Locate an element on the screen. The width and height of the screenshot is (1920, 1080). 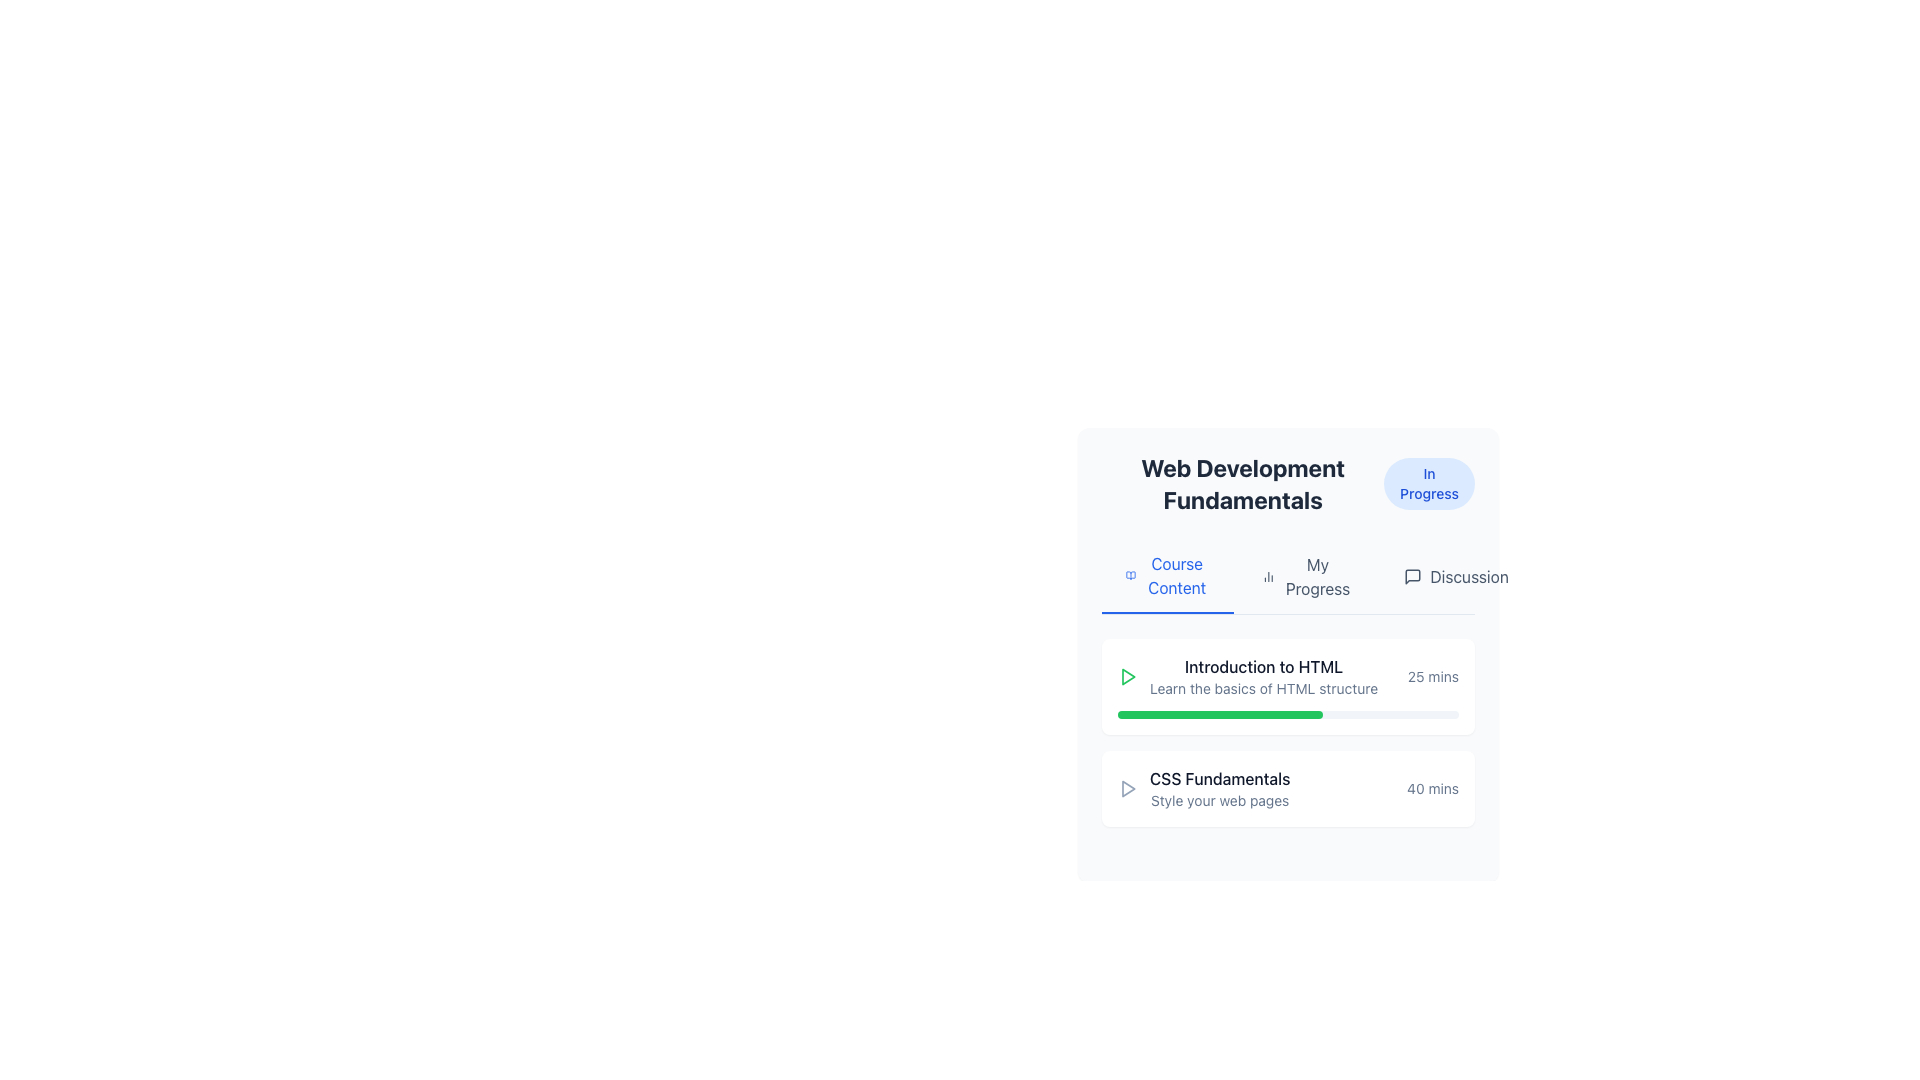
the Course item entry titled 'CSS Fundamentals' is located at coordinates (1288, 788).